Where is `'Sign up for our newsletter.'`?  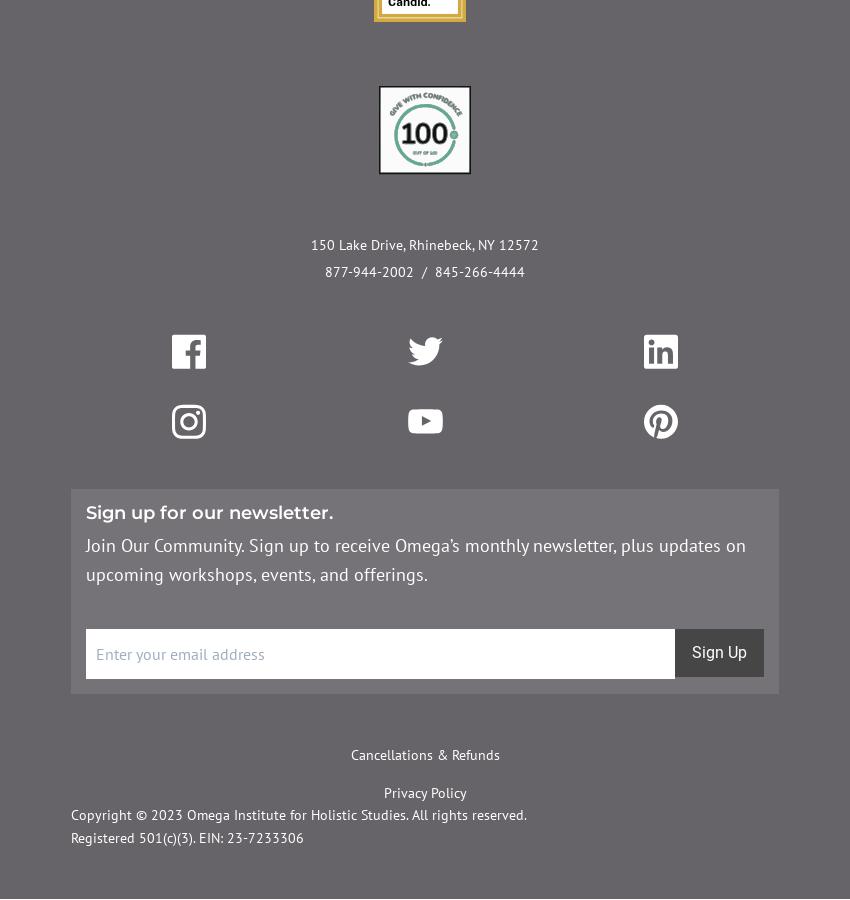
'Sign up for our newsletter.' is located at coordinates (208, 511).